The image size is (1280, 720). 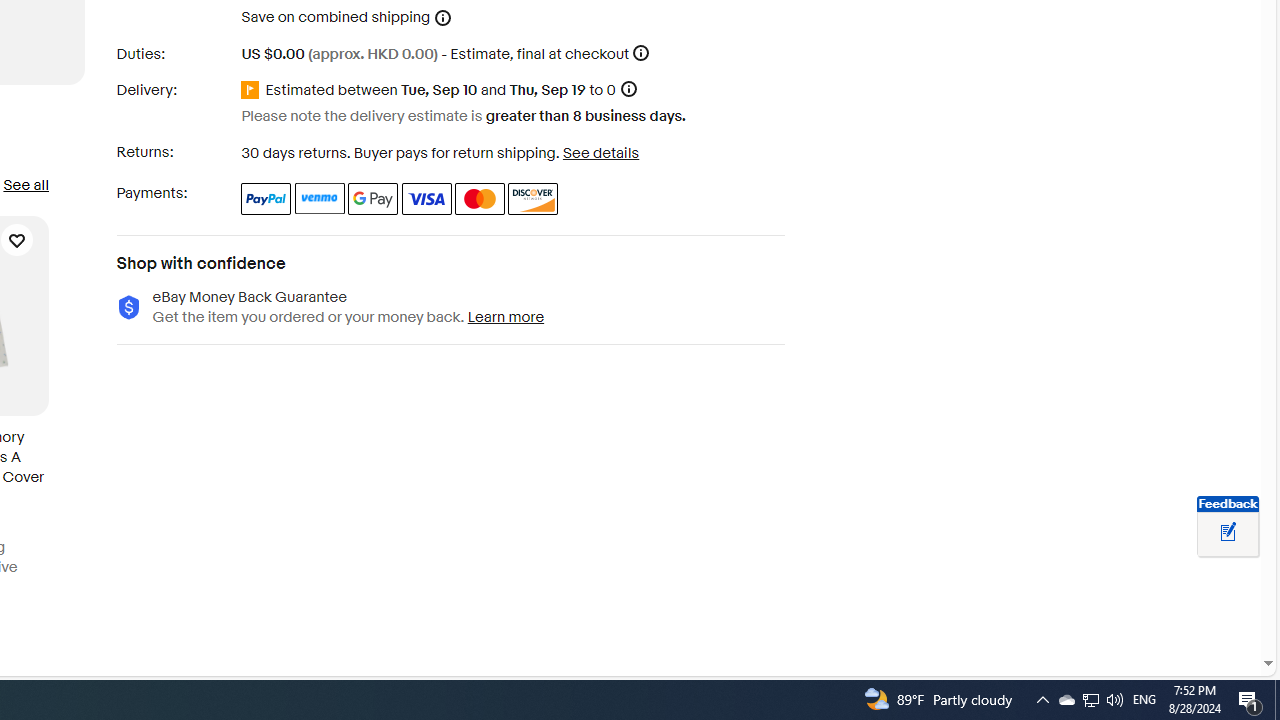 What do you see at coordinates (1227, 532) in the screenshot?
I see `'Leave feedback about your eBay ViewItem experience'` at bounding box center [1227, 532].